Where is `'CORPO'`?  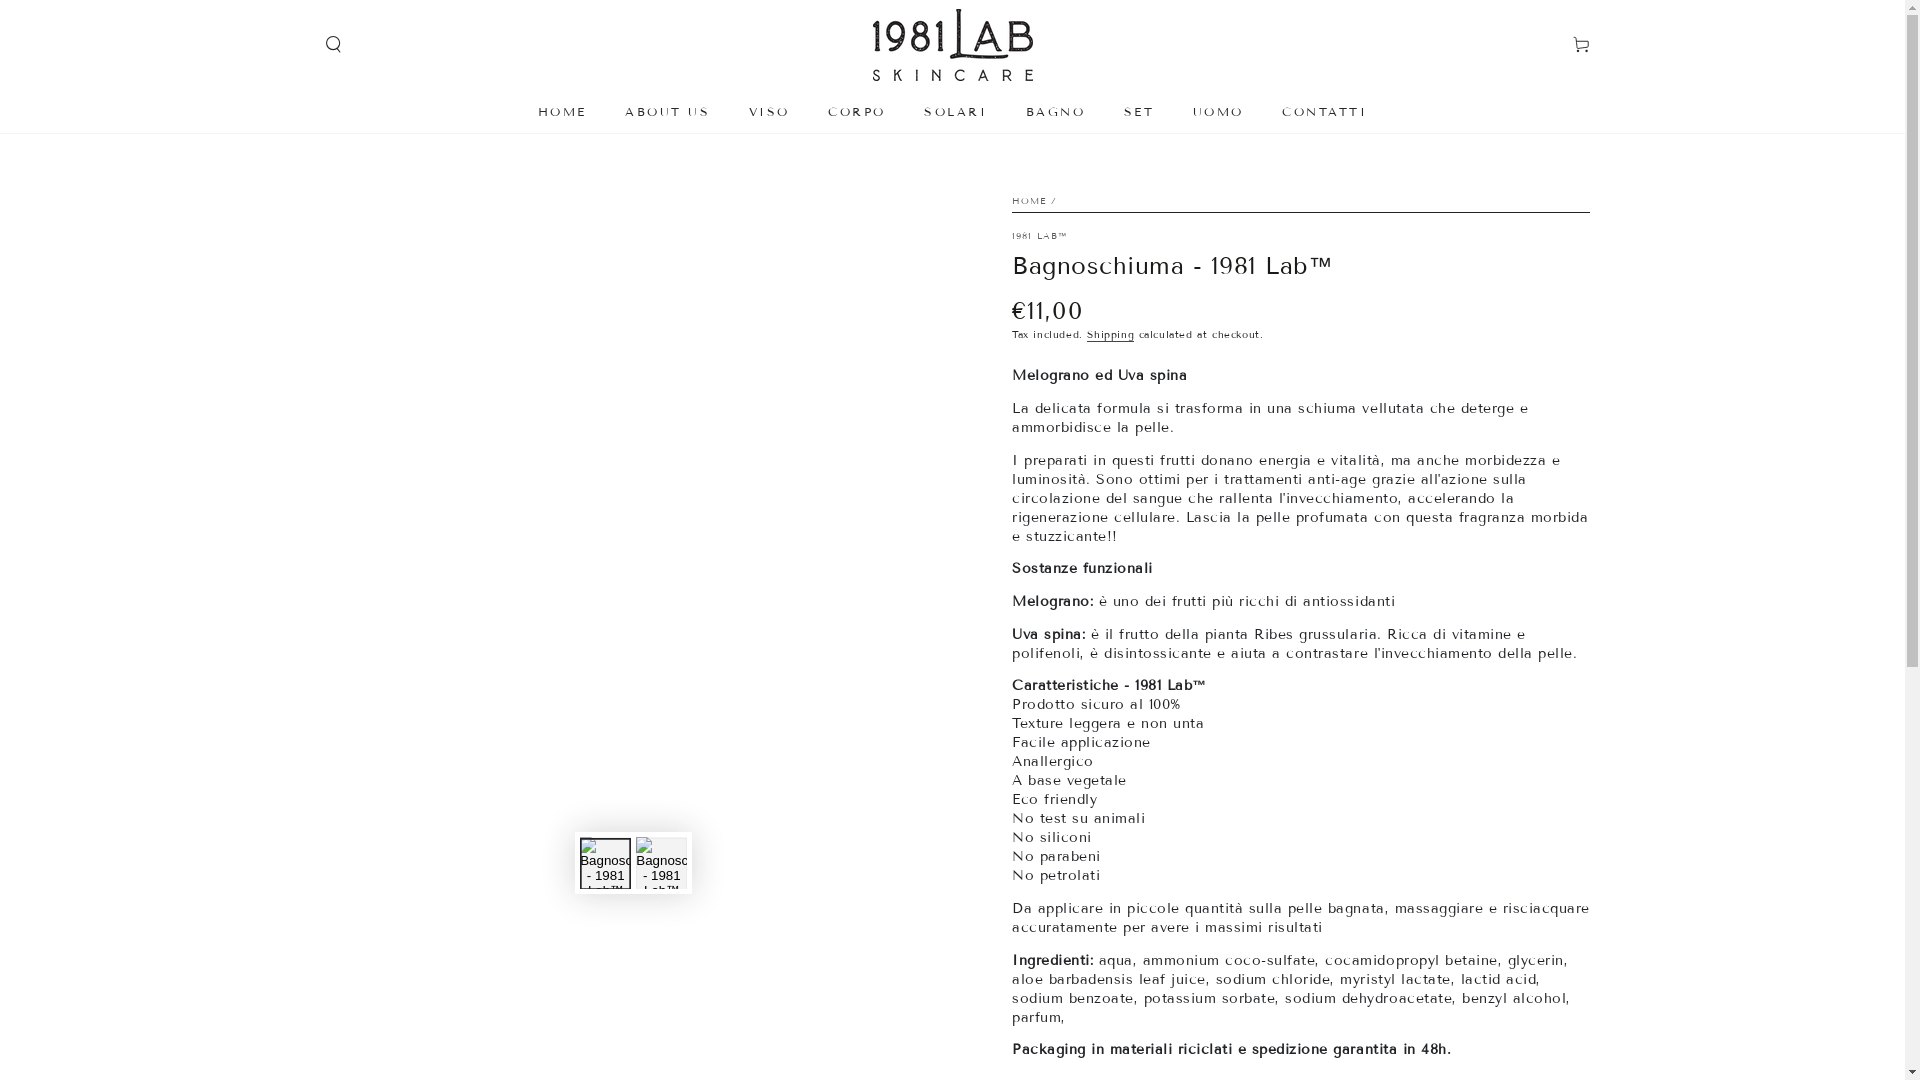 'CORPO' is located at coordinates (815, 111).